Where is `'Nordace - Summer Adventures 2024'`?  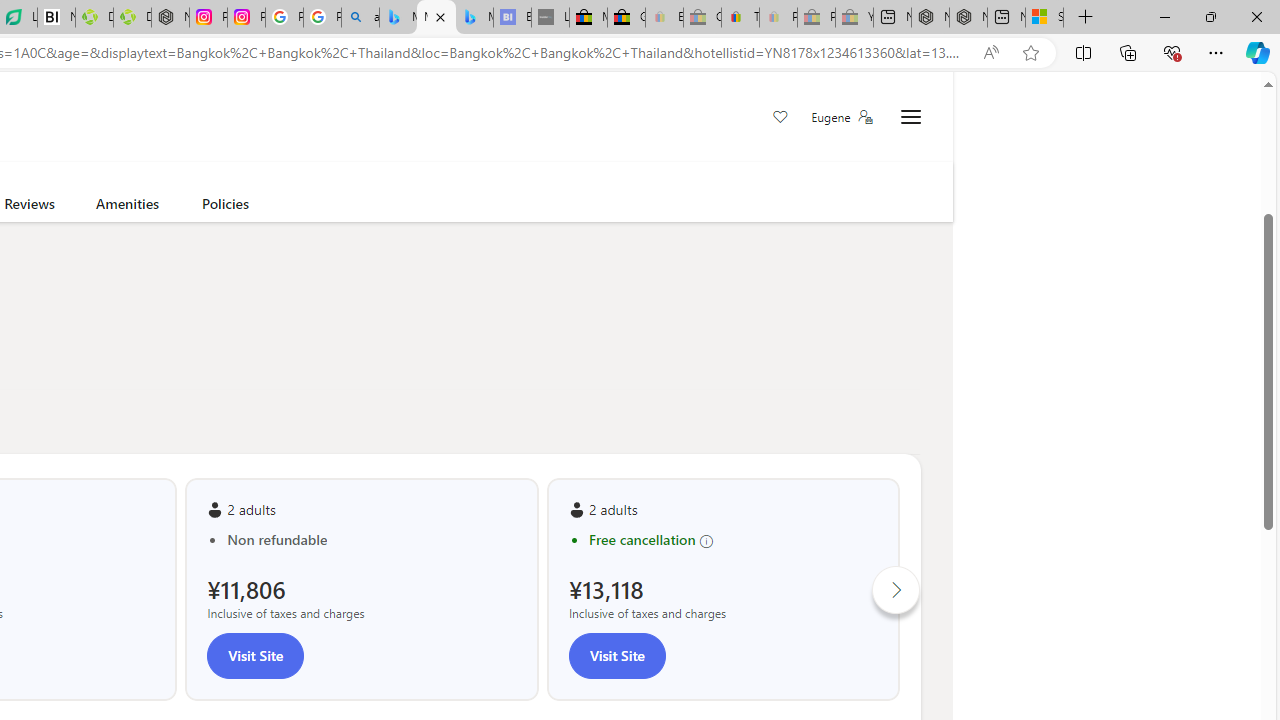
'Nordace - Summer Adventures 2024' is located at coordinates (968, 17).